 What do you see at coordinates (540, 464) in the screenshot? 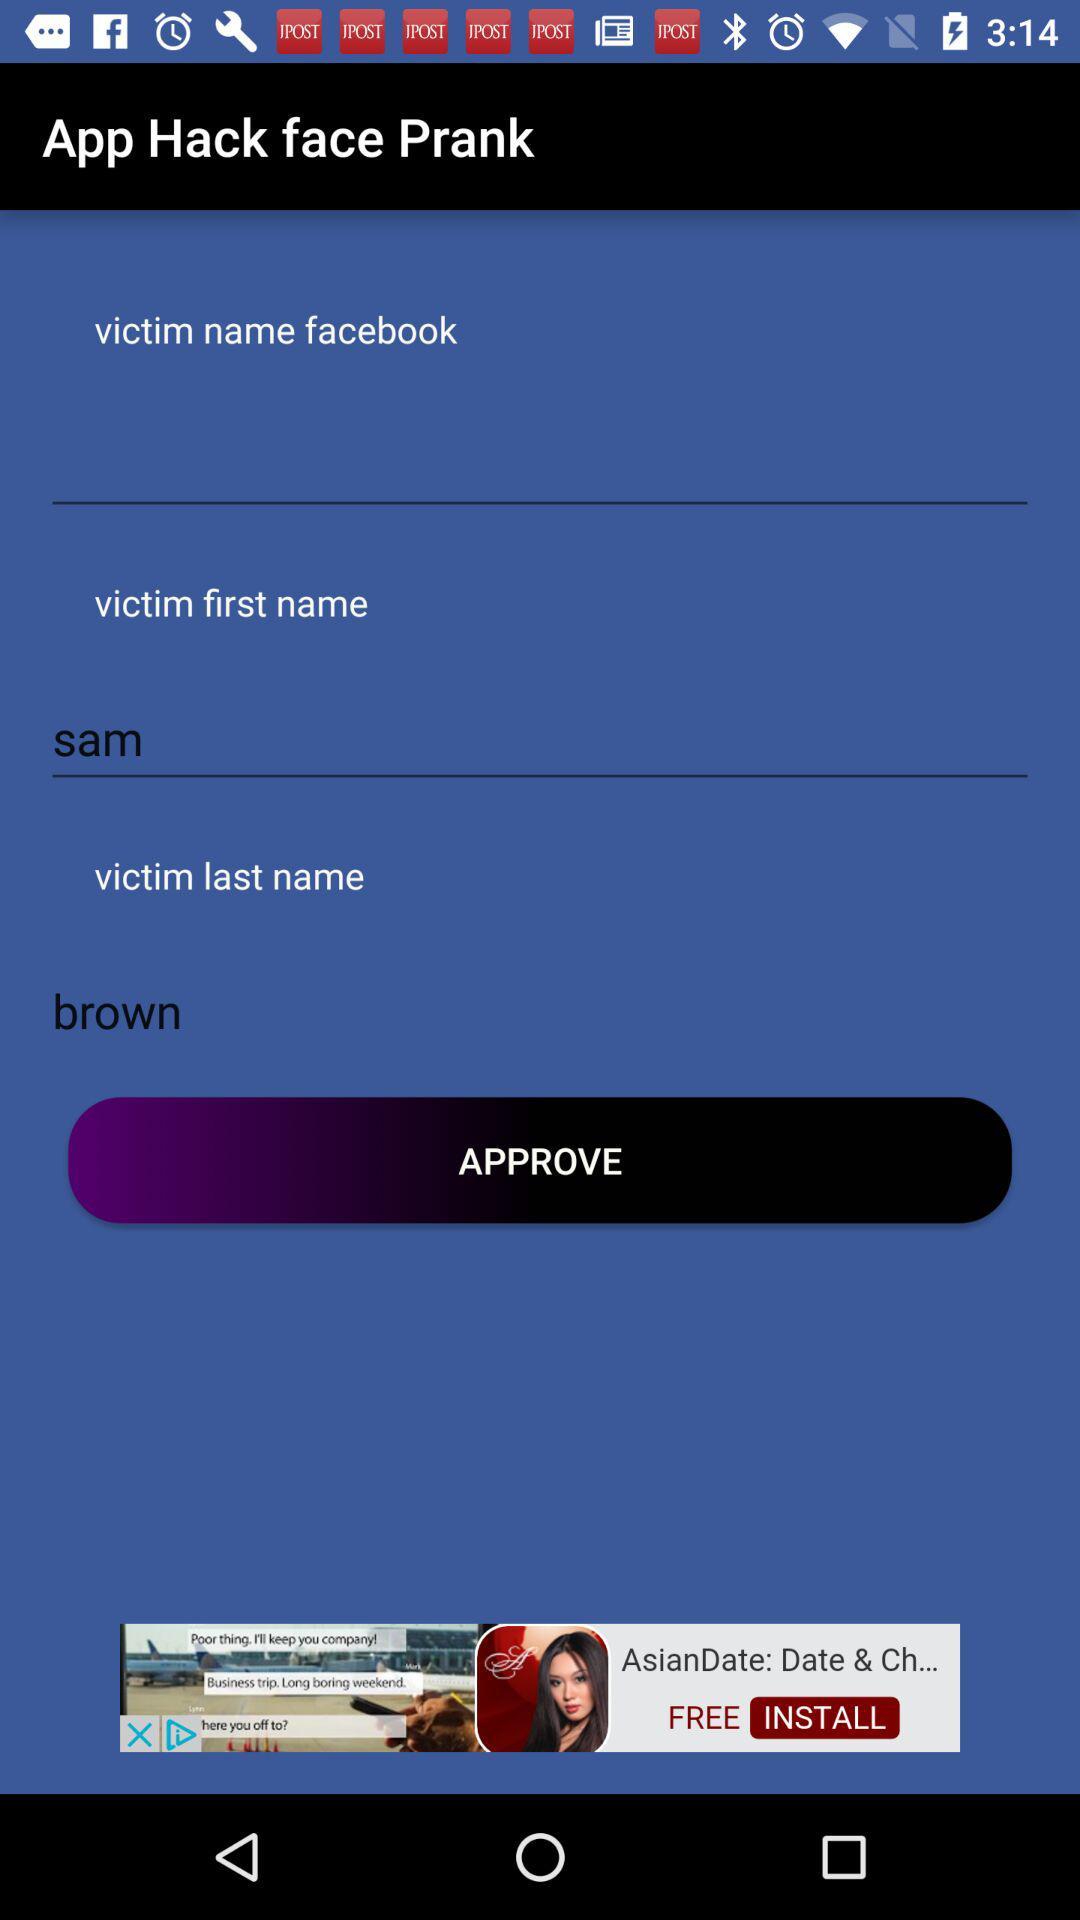
I see `victim 's facebook name` at bounding box center [540, 464].